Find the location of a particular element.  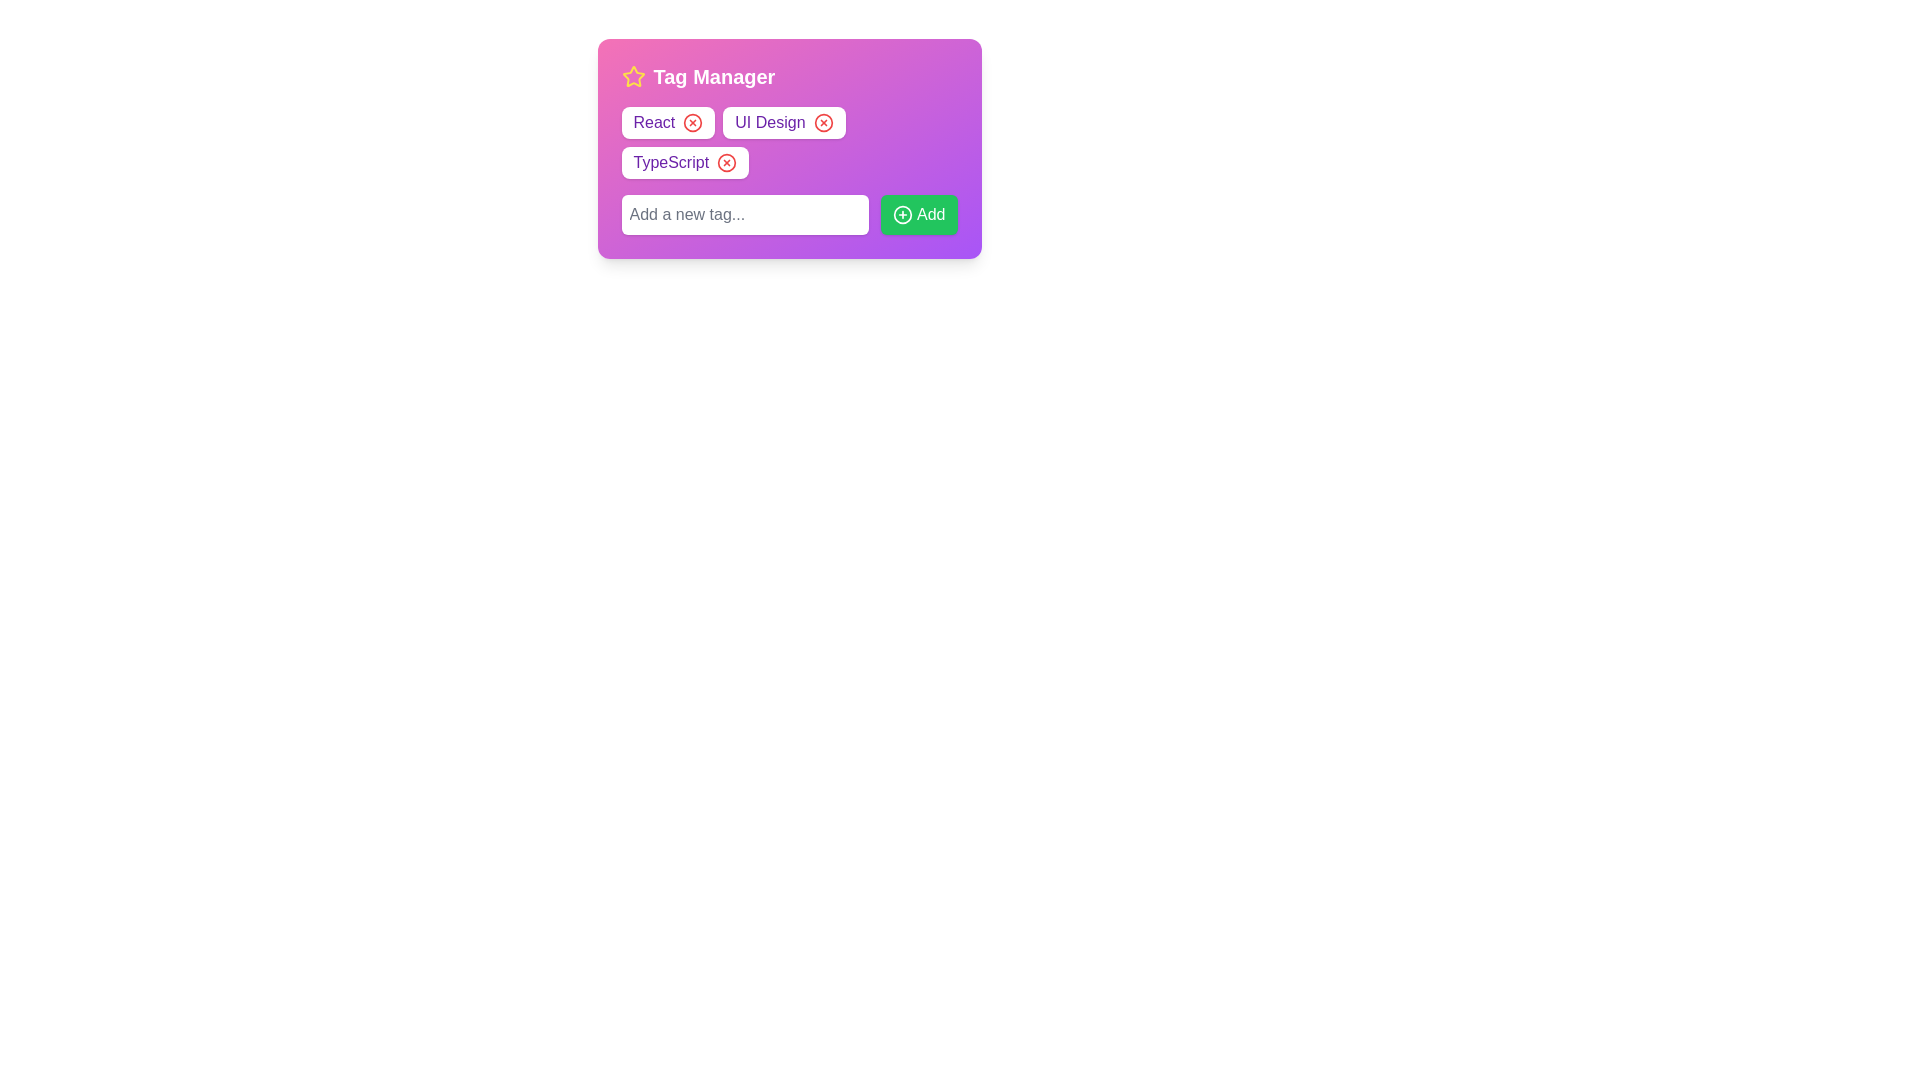

the tags displayed within the panel labeled 'Tag Manager' is located at coordinates (788, 148).